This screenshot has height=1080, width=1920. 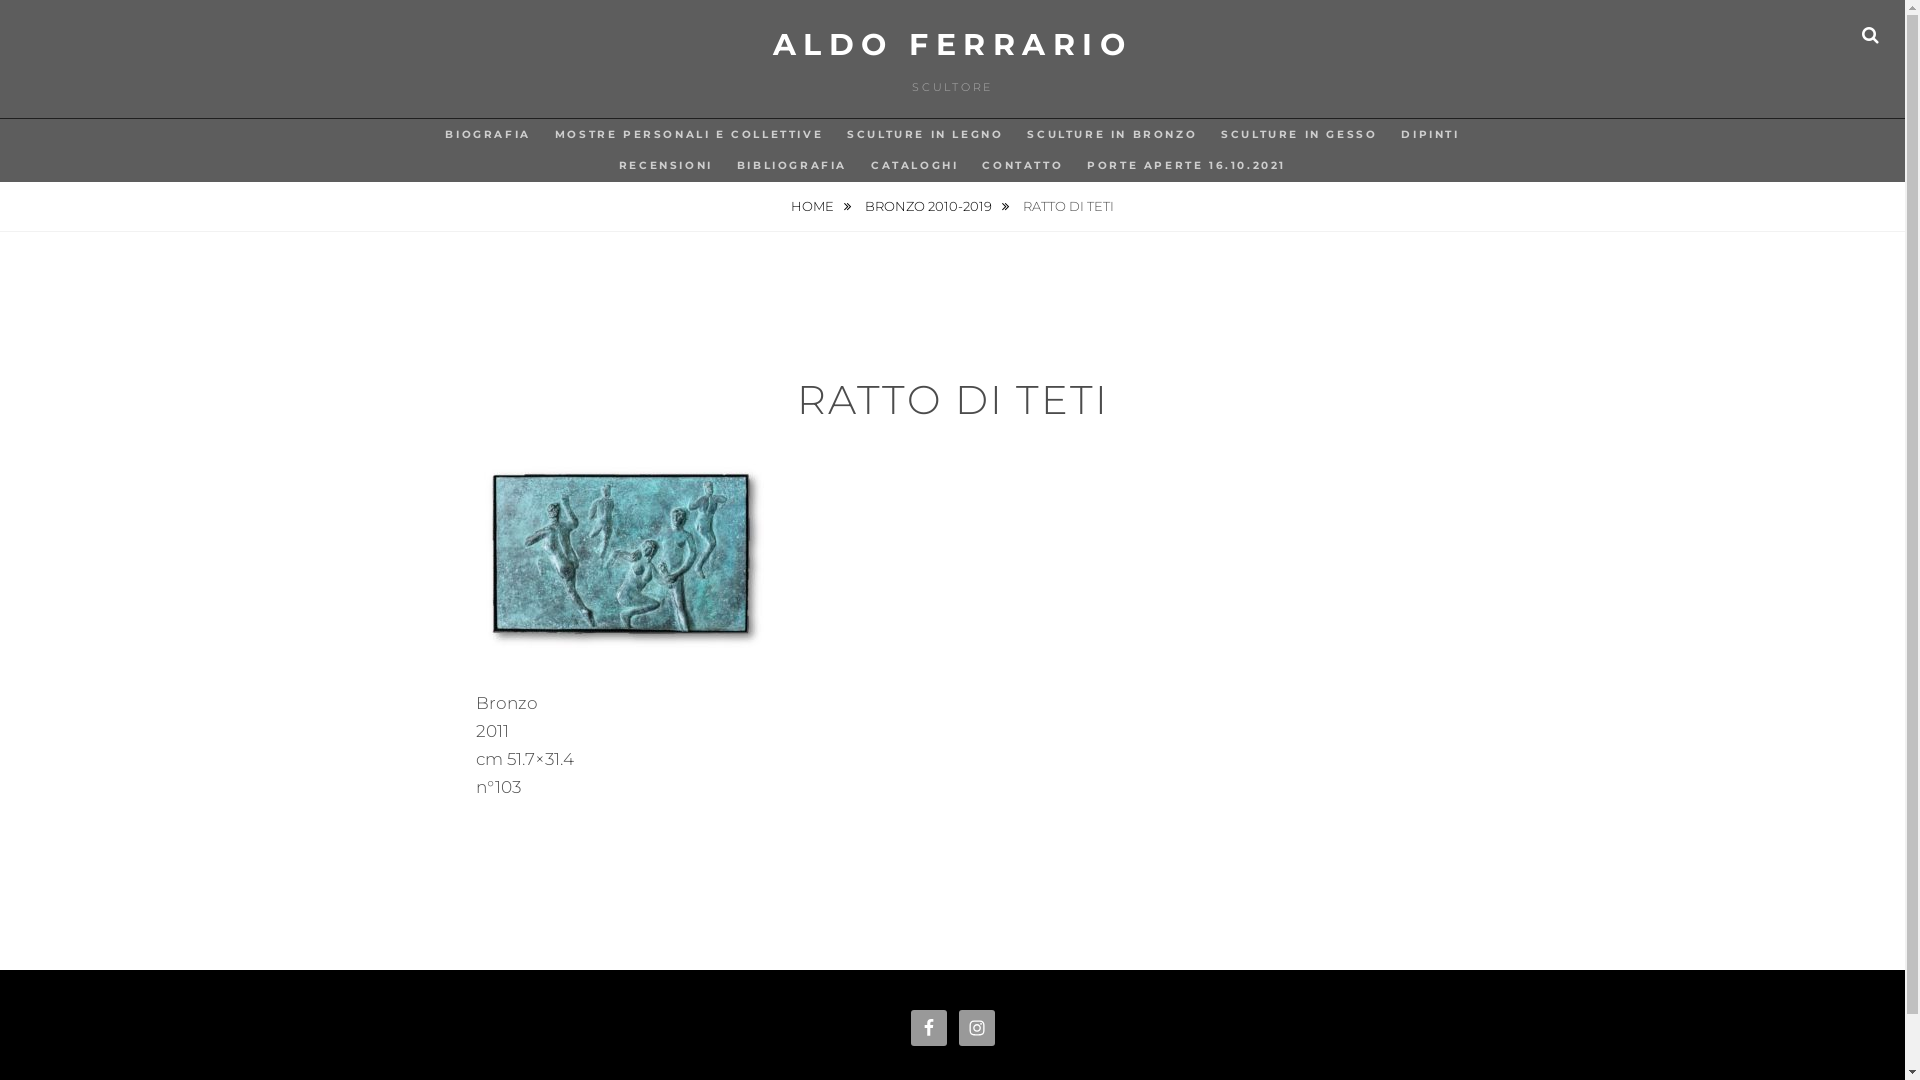 I want to click on 'HOME', so click(x=820, y=206).